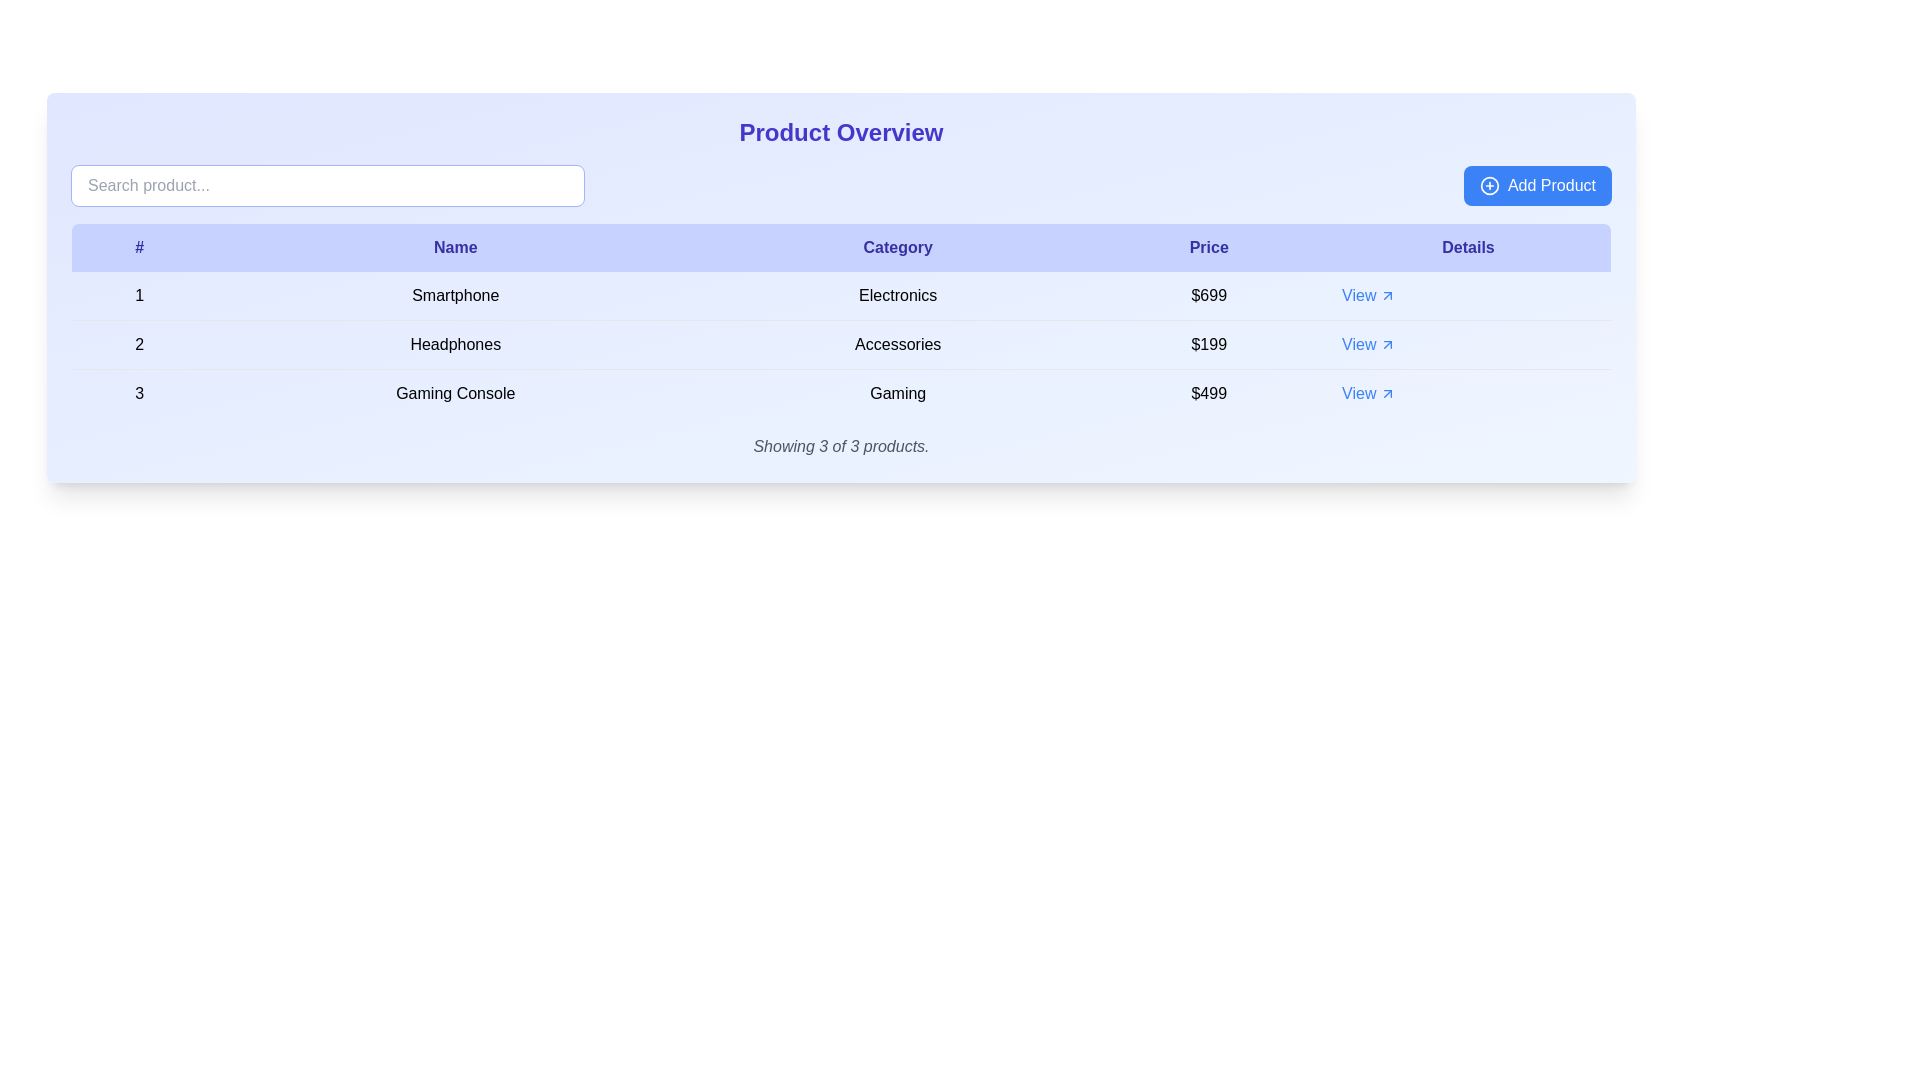  I want to click on text display component that serves as a row identifier or serial number in the first row of the table, located at the top-left corner, directly left of the 'Smartphone' column, so click(138, 296).